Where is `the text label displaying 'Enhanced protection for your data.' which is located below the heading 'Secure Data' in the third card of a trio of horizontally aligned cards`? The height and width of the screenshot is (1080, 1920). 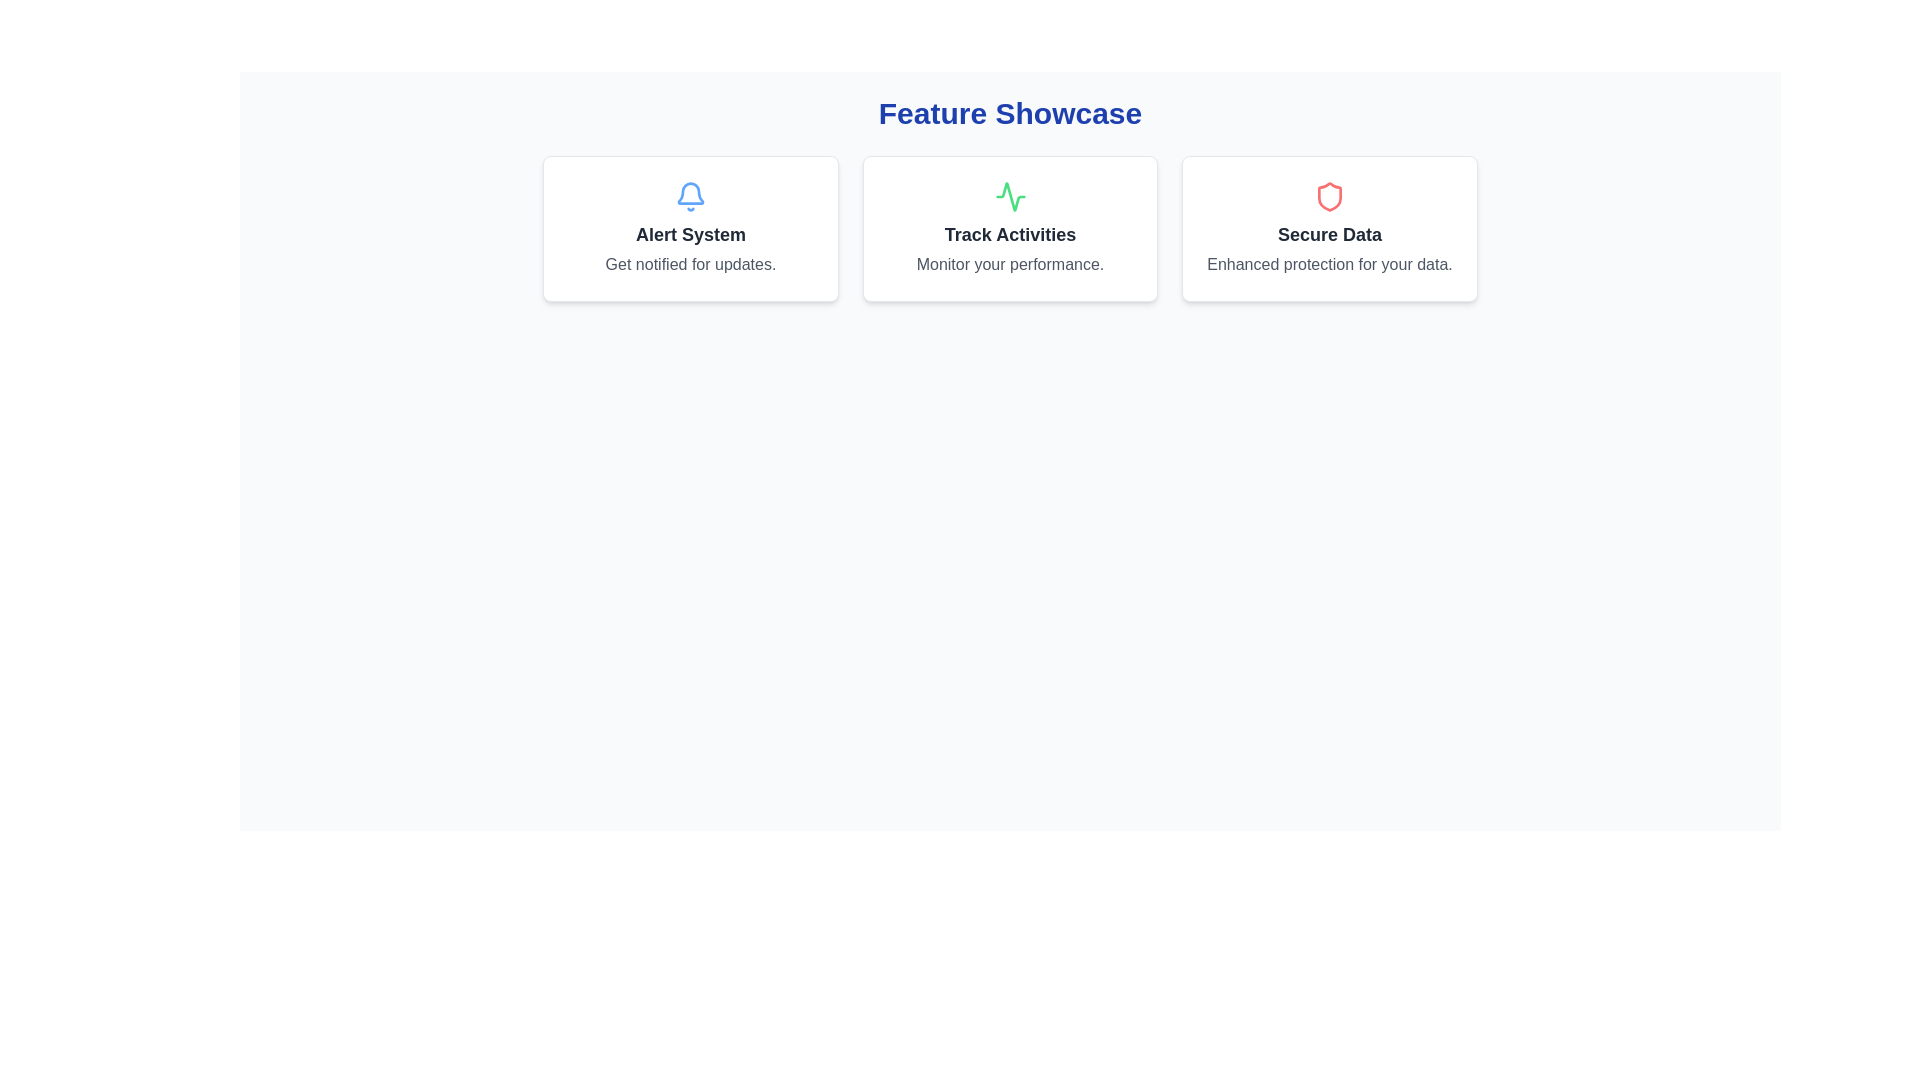 the text label displaying 'Enhanced protection for your data.' which is located below the heading 'Secure Data' in the third card of a trio of horizontally aligned cards is located at coordinates (1329, 264).